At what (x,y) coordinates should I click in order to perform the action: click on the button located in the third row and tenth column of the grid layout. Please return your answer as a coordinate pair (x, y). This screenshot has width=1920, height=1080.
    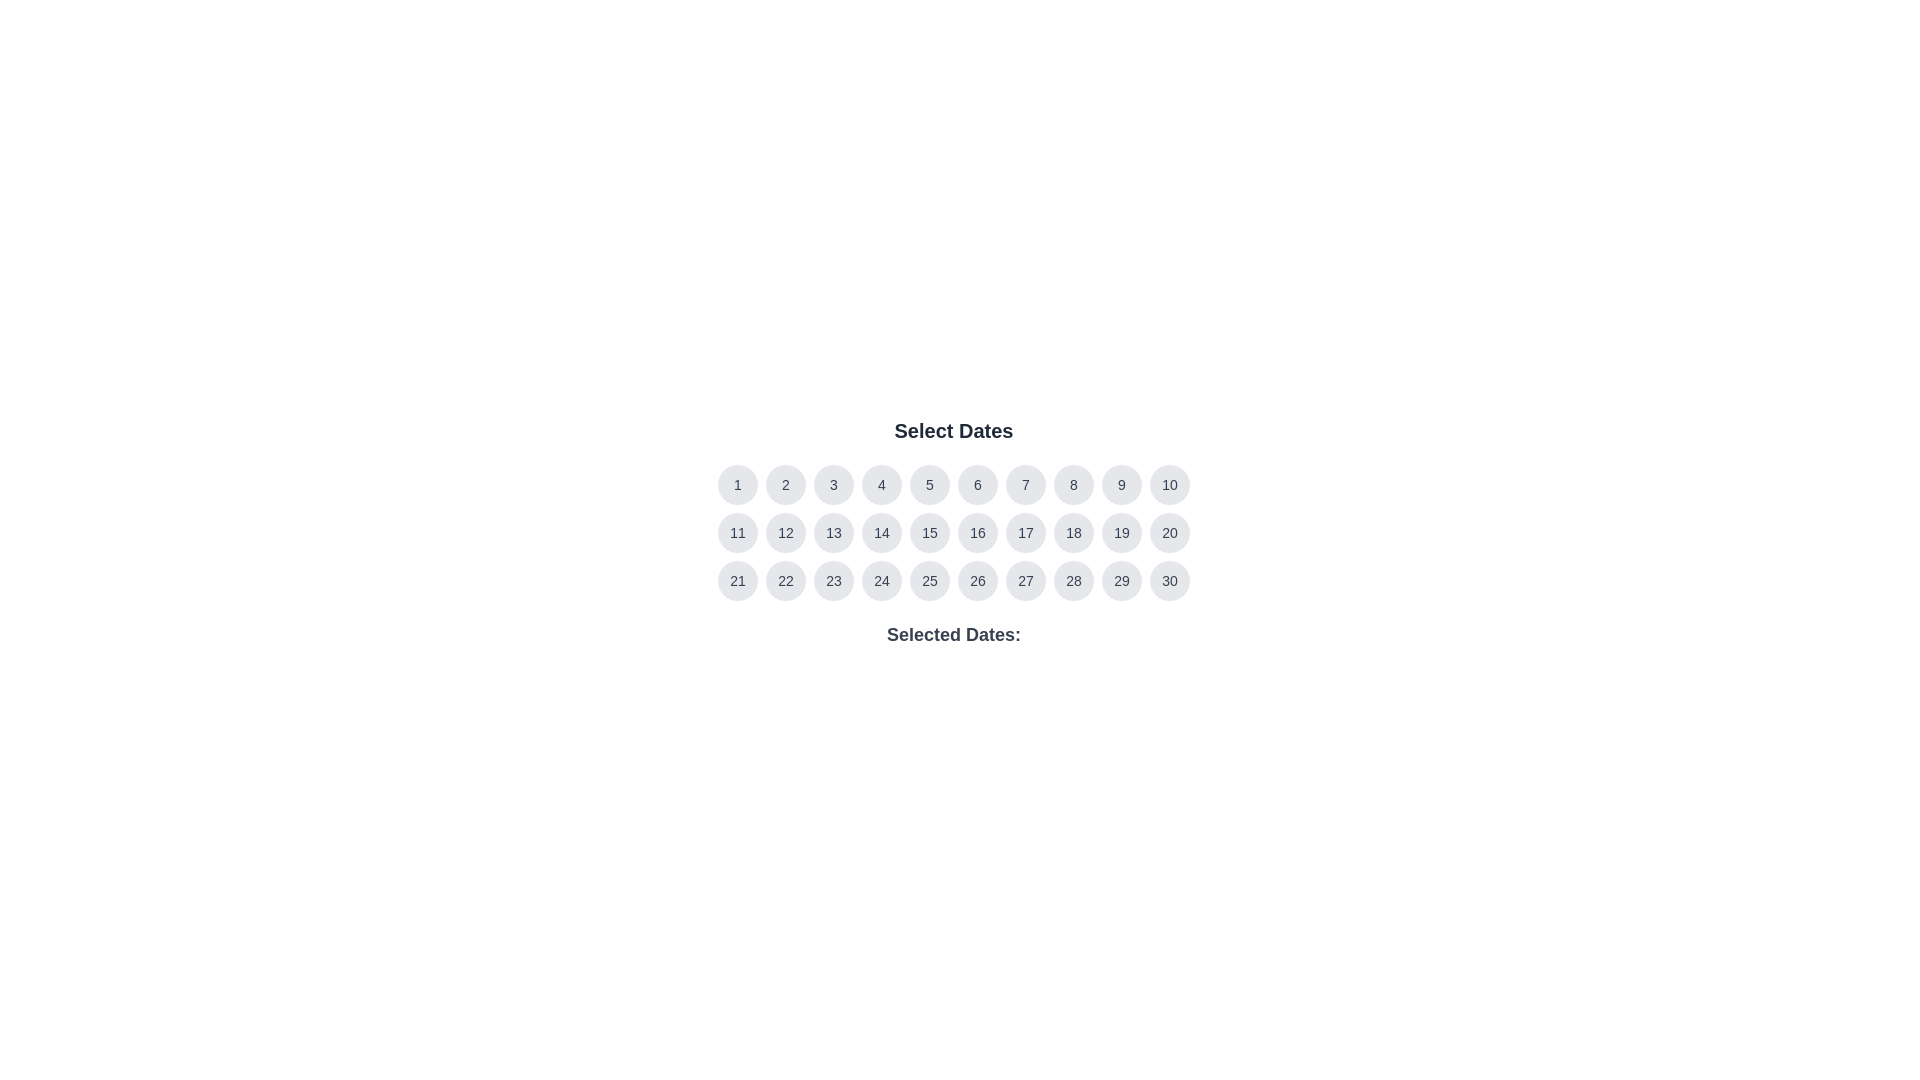
    Looking at the image, I should click on (1170, 531).